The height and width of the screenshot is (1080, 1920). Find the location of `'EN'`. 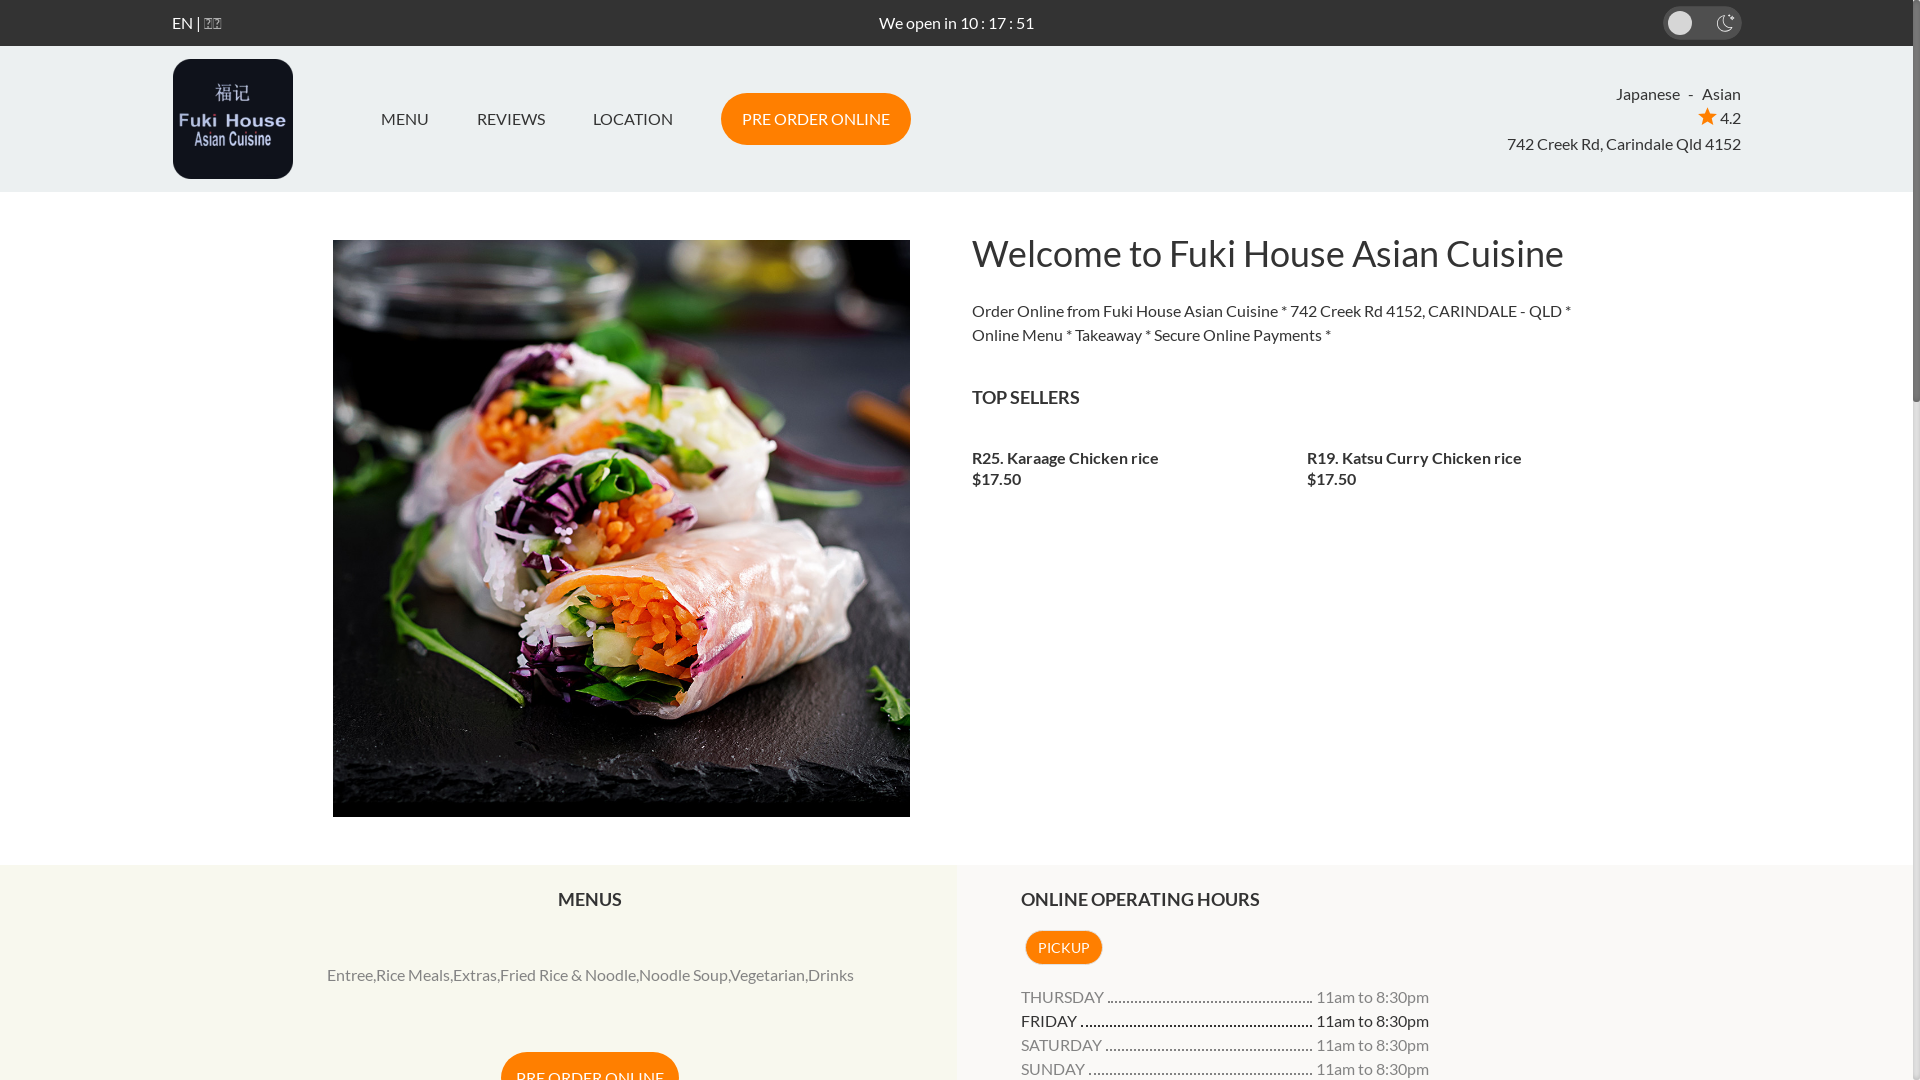

'EN' is located at coordinates (182, 22).